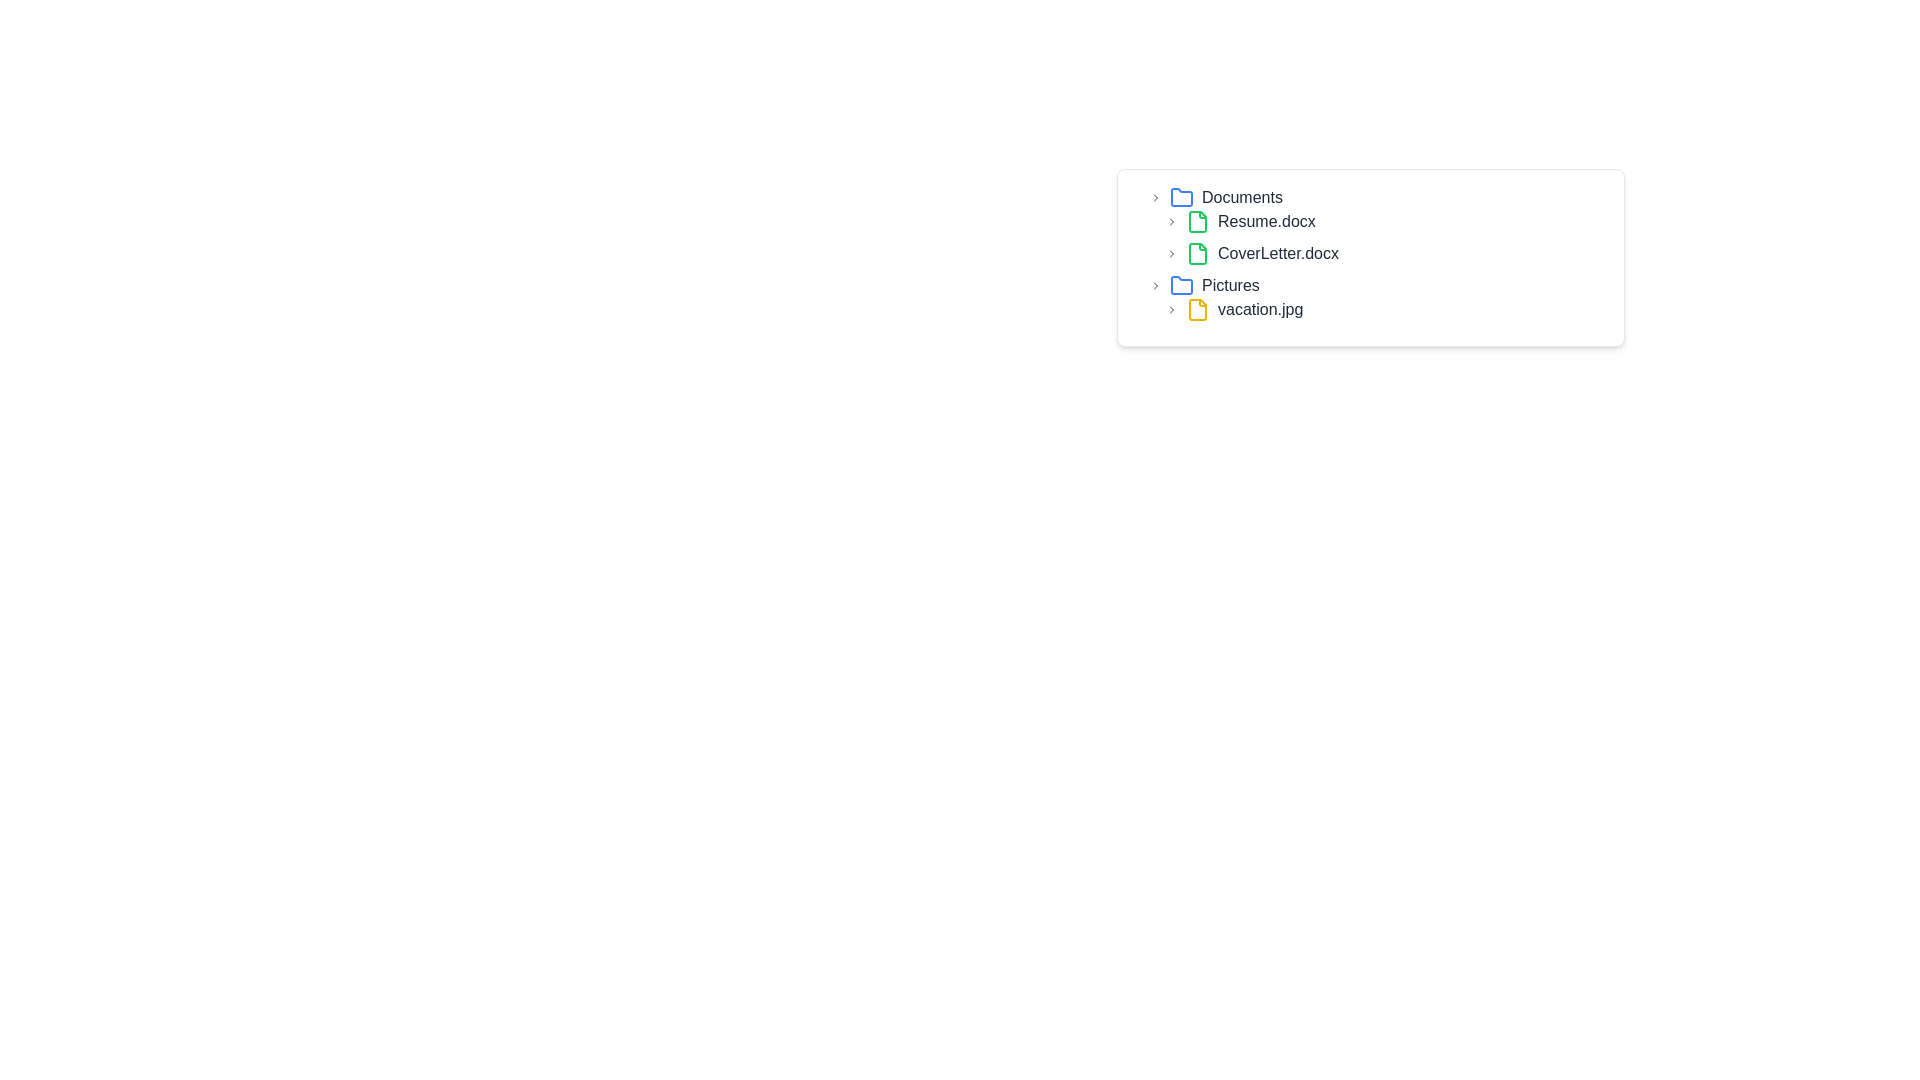 The height and width of the screenshot is (1080, 1920). What do you see at coordinates (1181, 285) in the screenshot?
I see `the folder icon with a blue outline and light interior, which is the second folder icon in the list, located to the left of the text label 'Pictures'` at bounding box center [1181, 285].